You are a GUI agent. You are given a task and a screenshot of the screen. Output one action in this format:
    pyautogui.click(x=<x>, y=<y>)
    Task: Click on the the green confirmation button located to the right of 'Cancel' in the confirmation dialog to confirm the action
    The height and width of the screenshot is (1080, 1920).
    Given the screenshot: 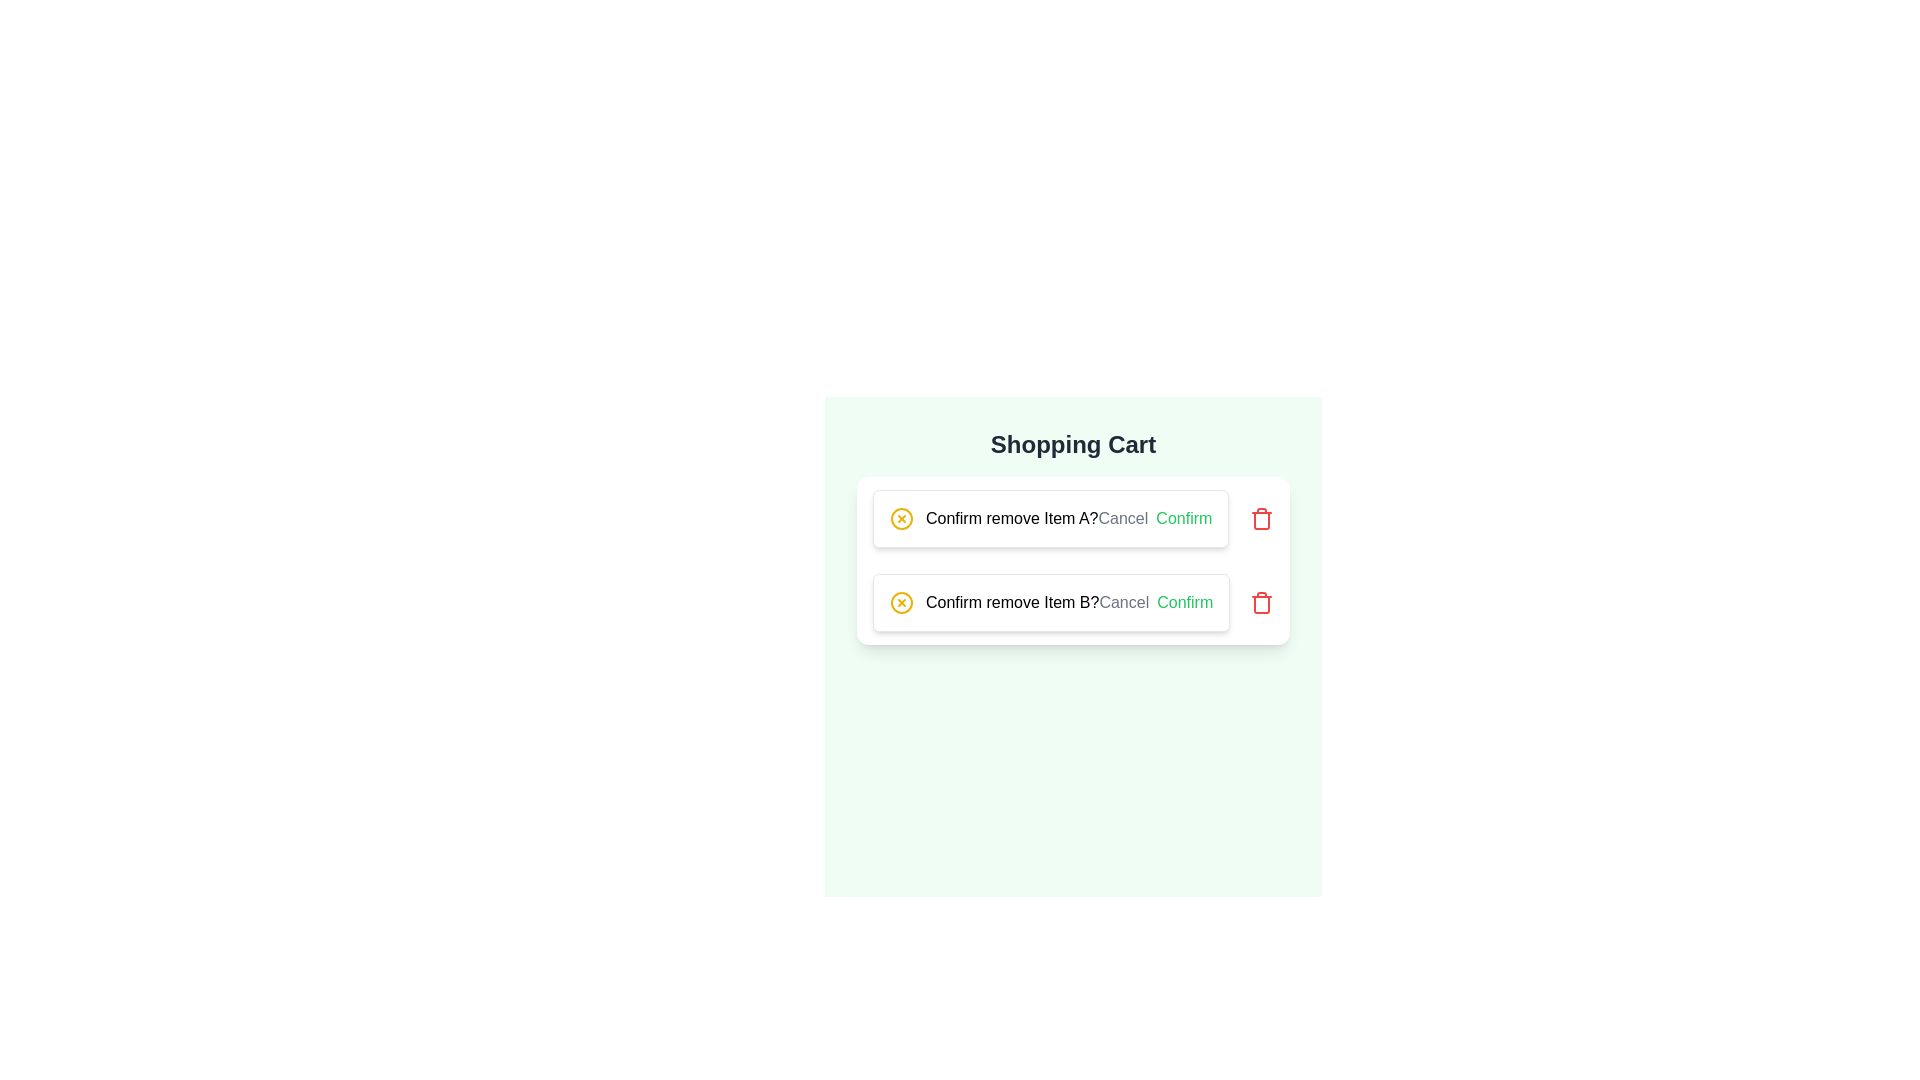 What is the action you would take?
    pyautogui.click(x=1184, y=518)
    